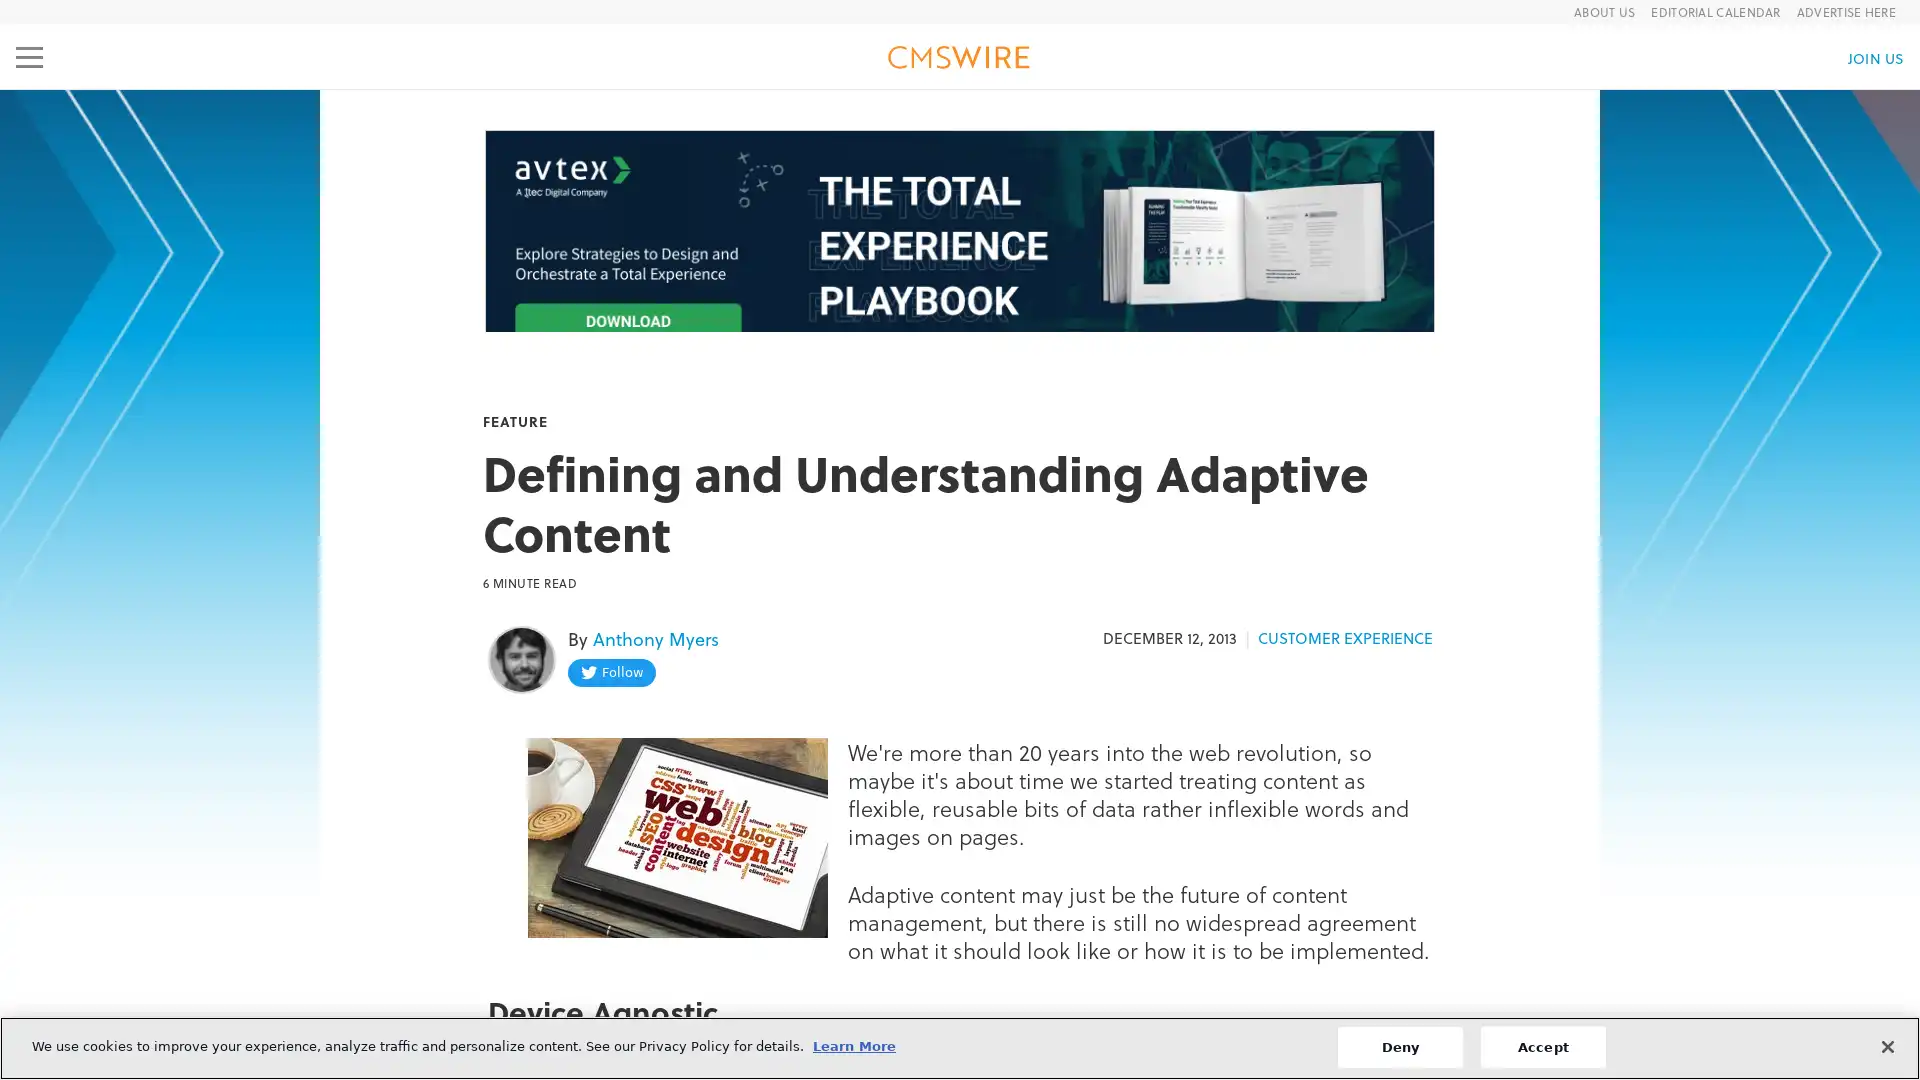 The image size is (1920, 1080). What do you see at coordinates (1874, 56) in the screenshot?
I see `JOIN US` at bounding box center [1874, 56].